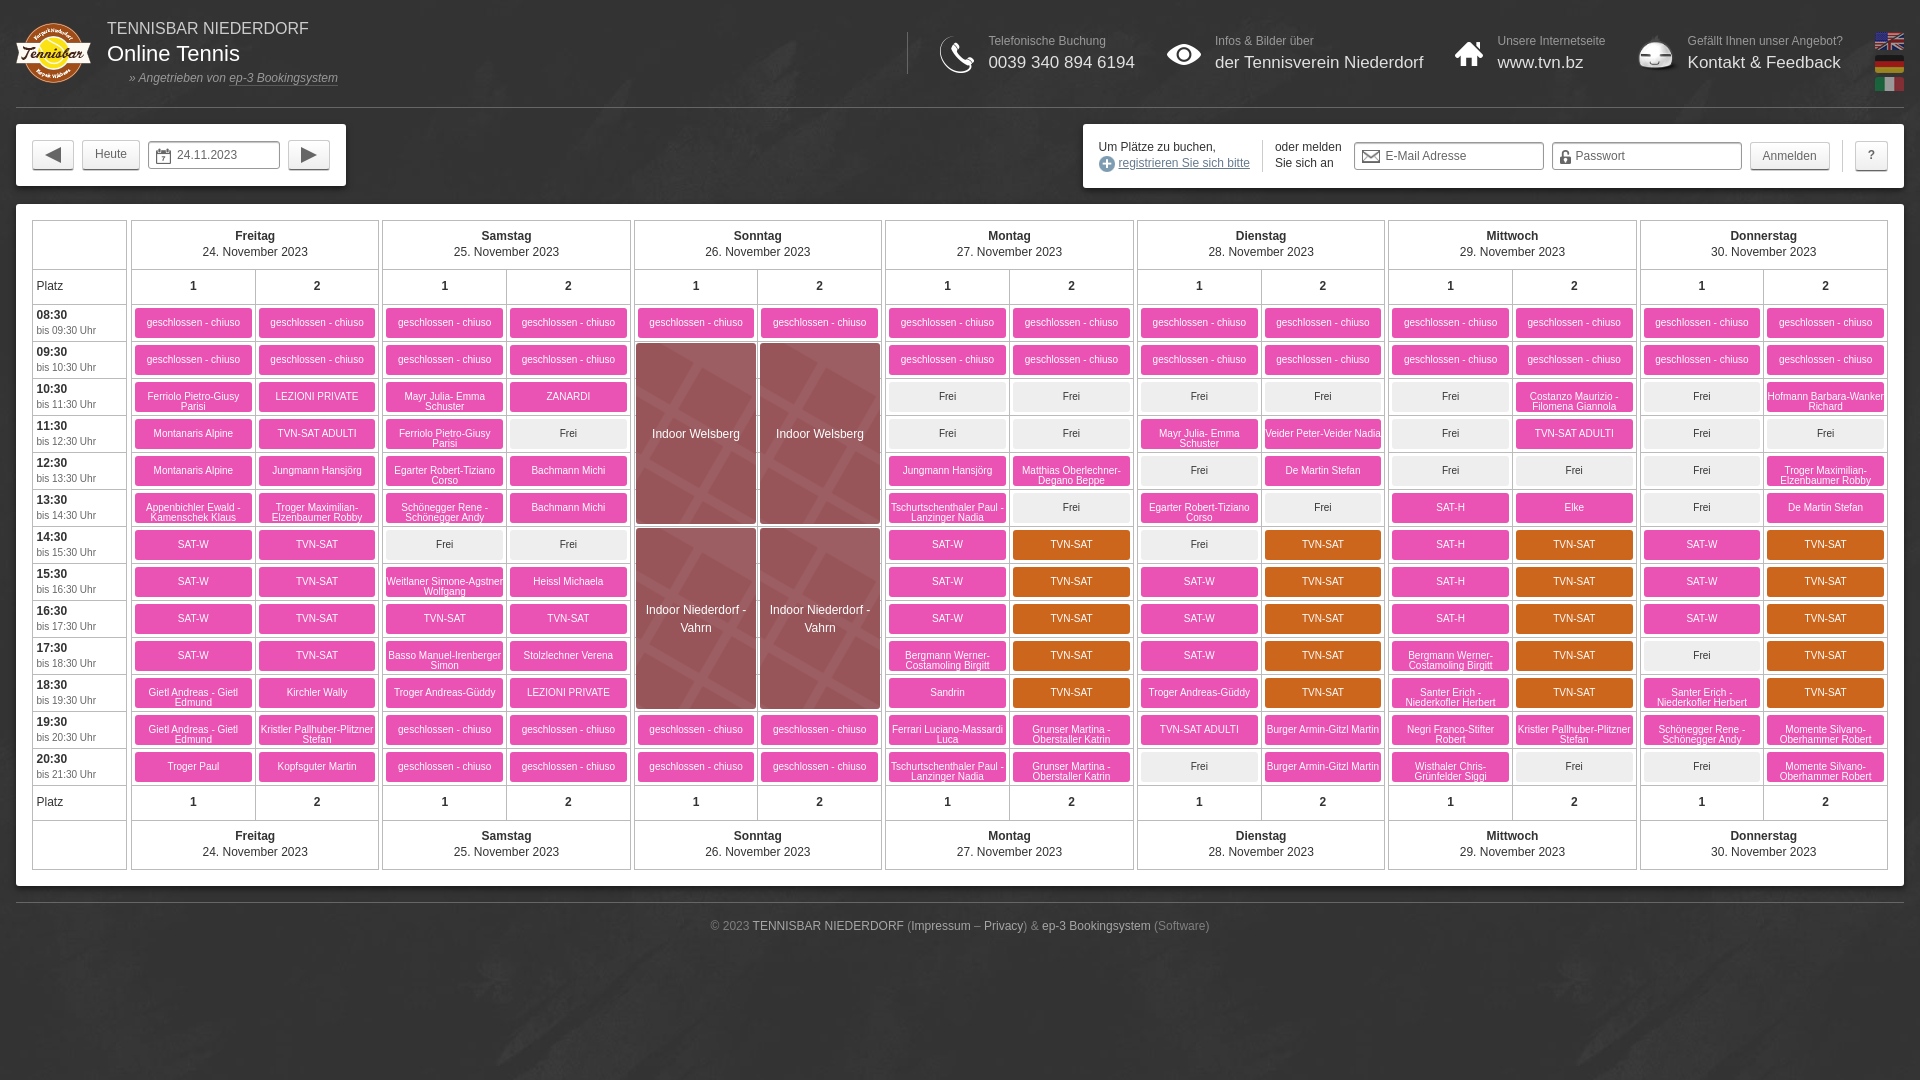  I want to click on 'registrieren Sie sich bitte', so click(1097, 163).